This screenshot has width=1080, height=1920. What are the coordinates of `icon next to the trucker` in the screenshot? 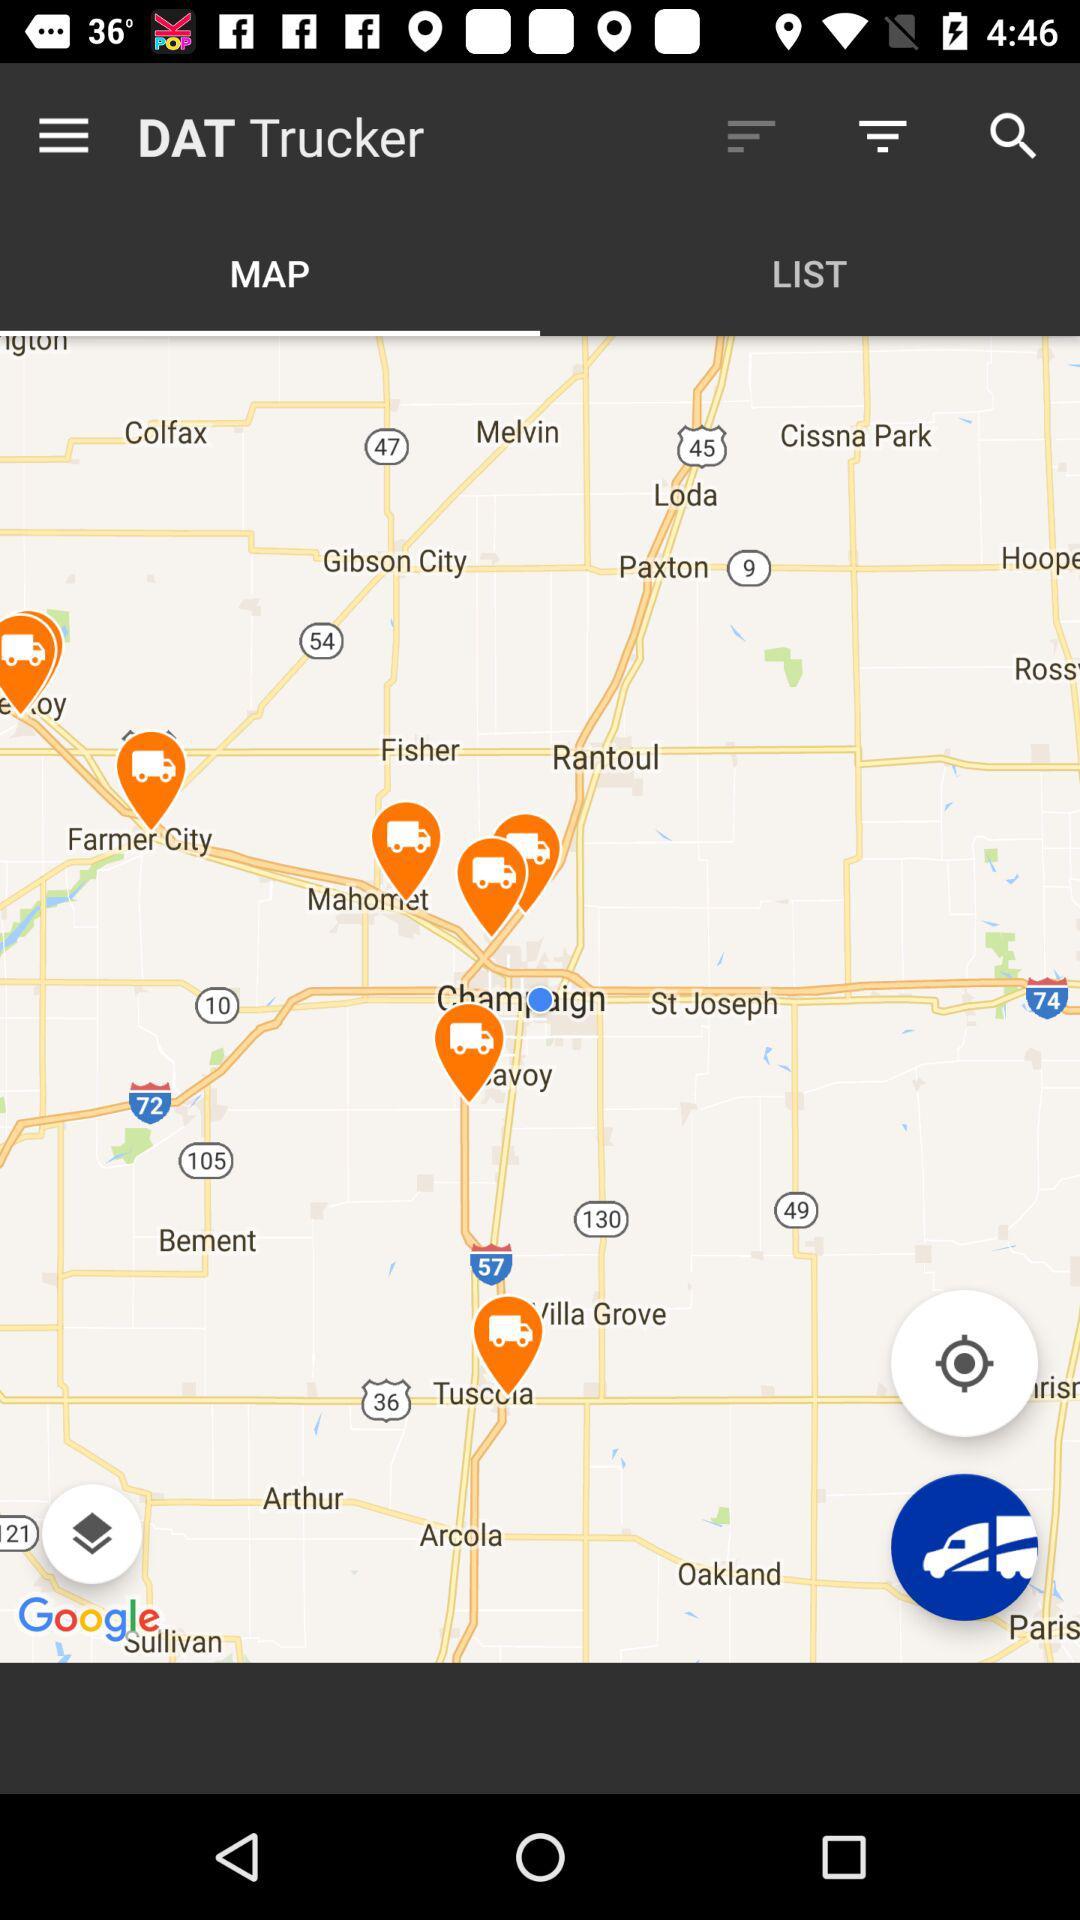 It's located at (751, 135).